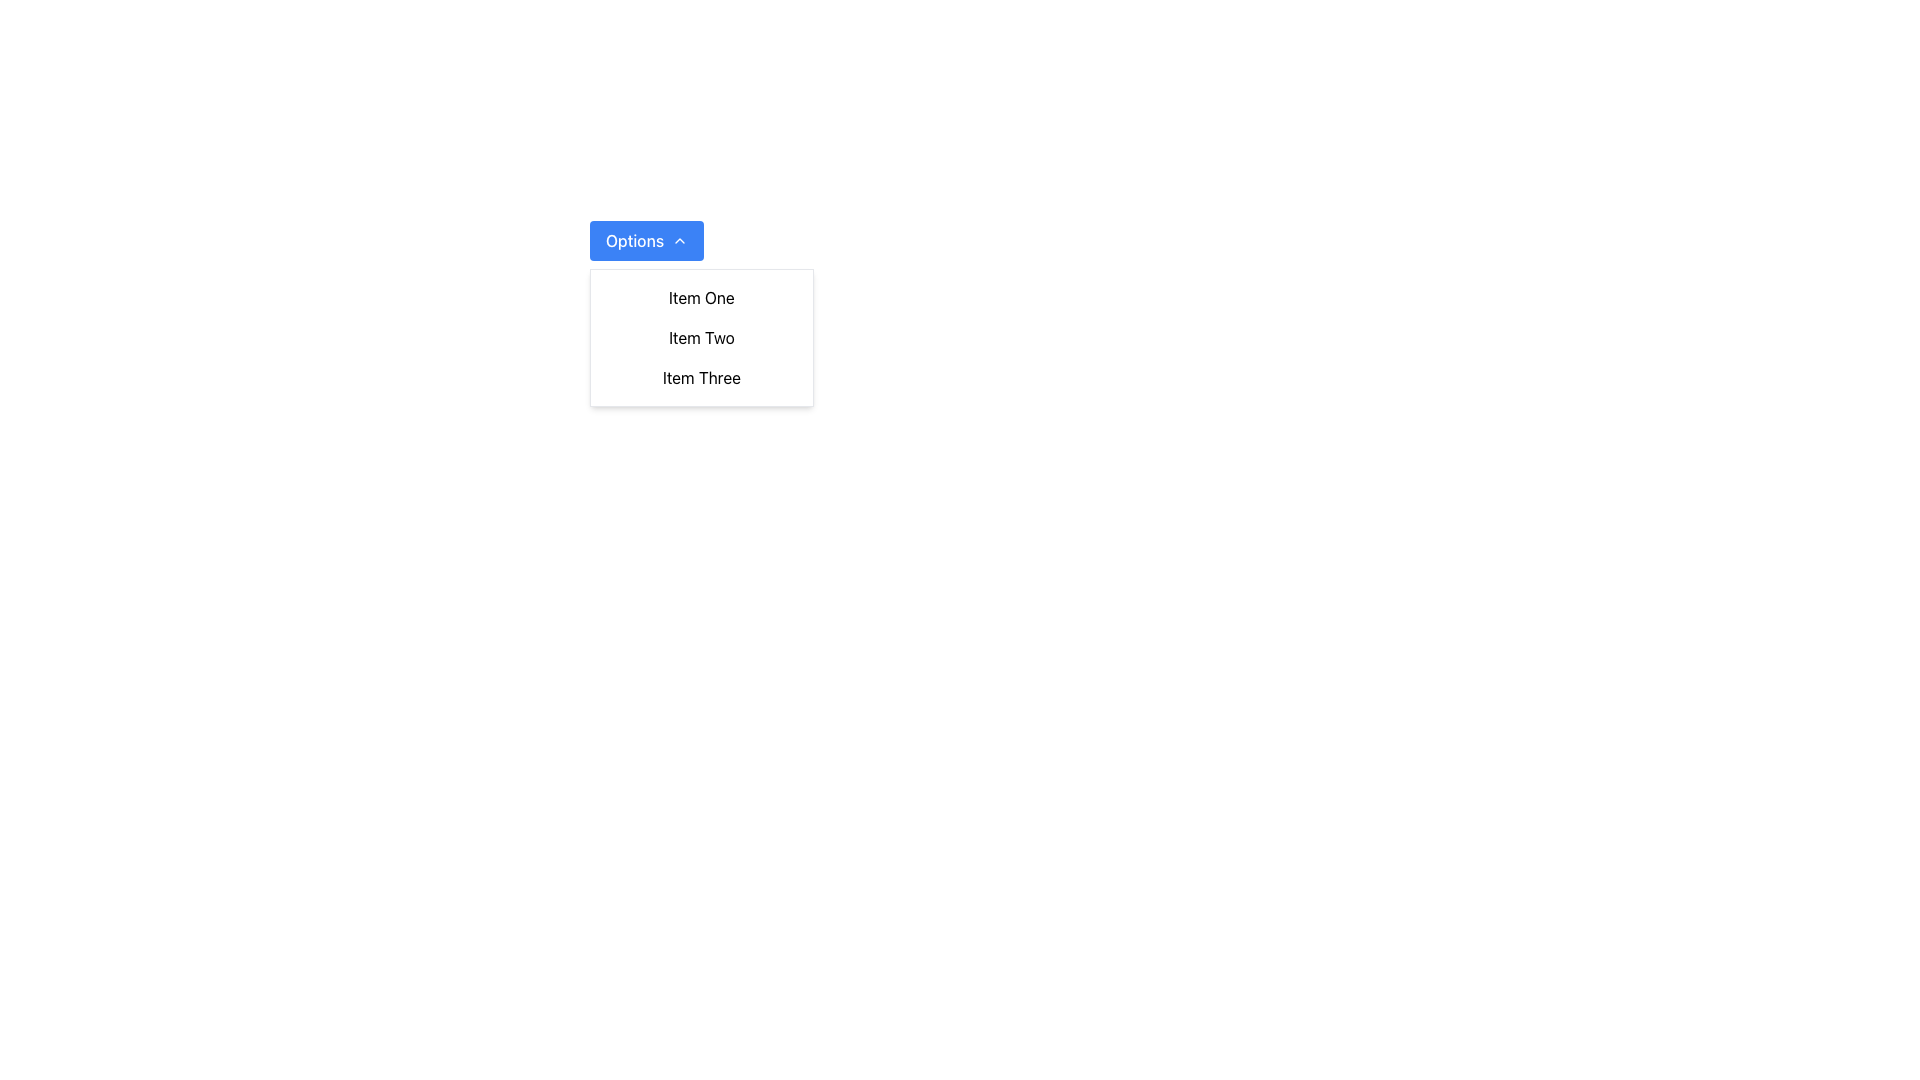 The height and width of the screenshot is (1080, 1920). Describe the element at coordinates (701, 337) in the screenshot. I see `the selectable list item labeled 'Item Two'` at that location.